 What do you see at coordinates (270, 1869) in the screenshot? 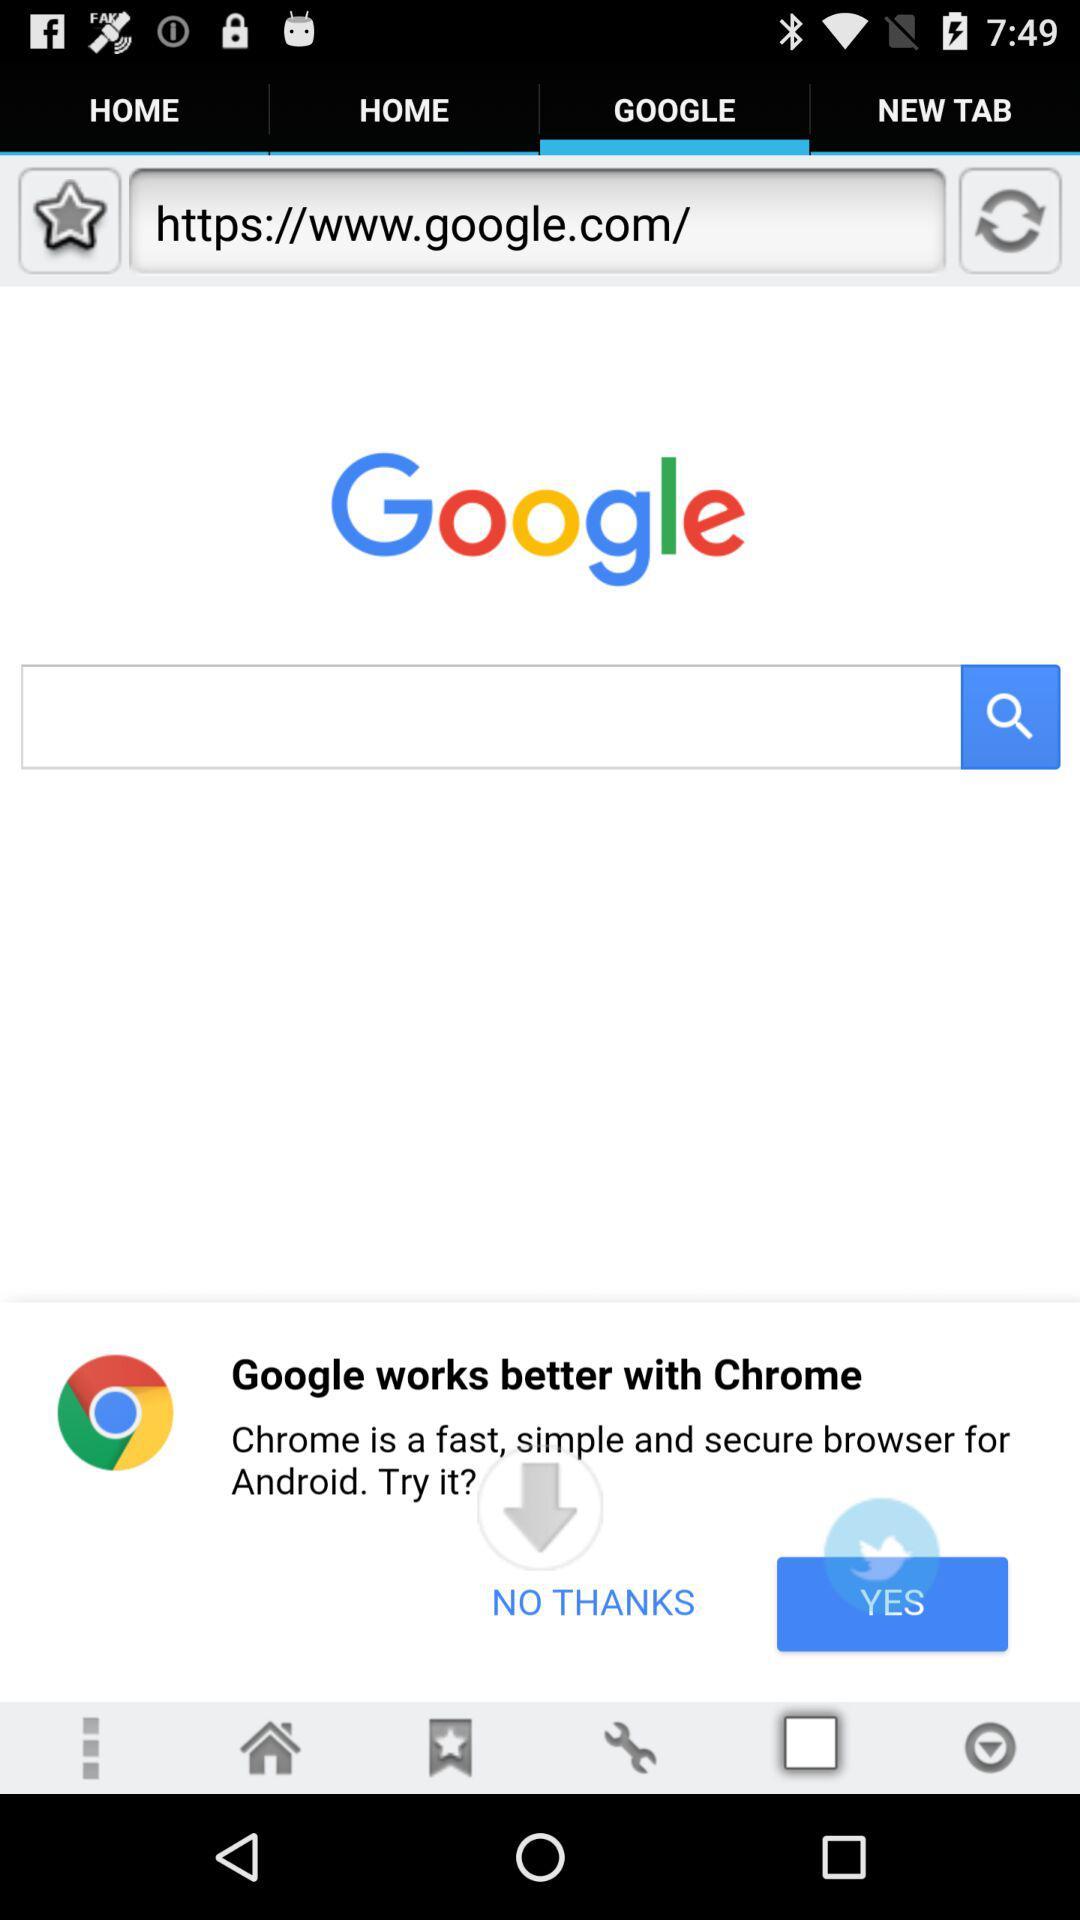
I see `the home icon` at bounding box center [270, 1869].